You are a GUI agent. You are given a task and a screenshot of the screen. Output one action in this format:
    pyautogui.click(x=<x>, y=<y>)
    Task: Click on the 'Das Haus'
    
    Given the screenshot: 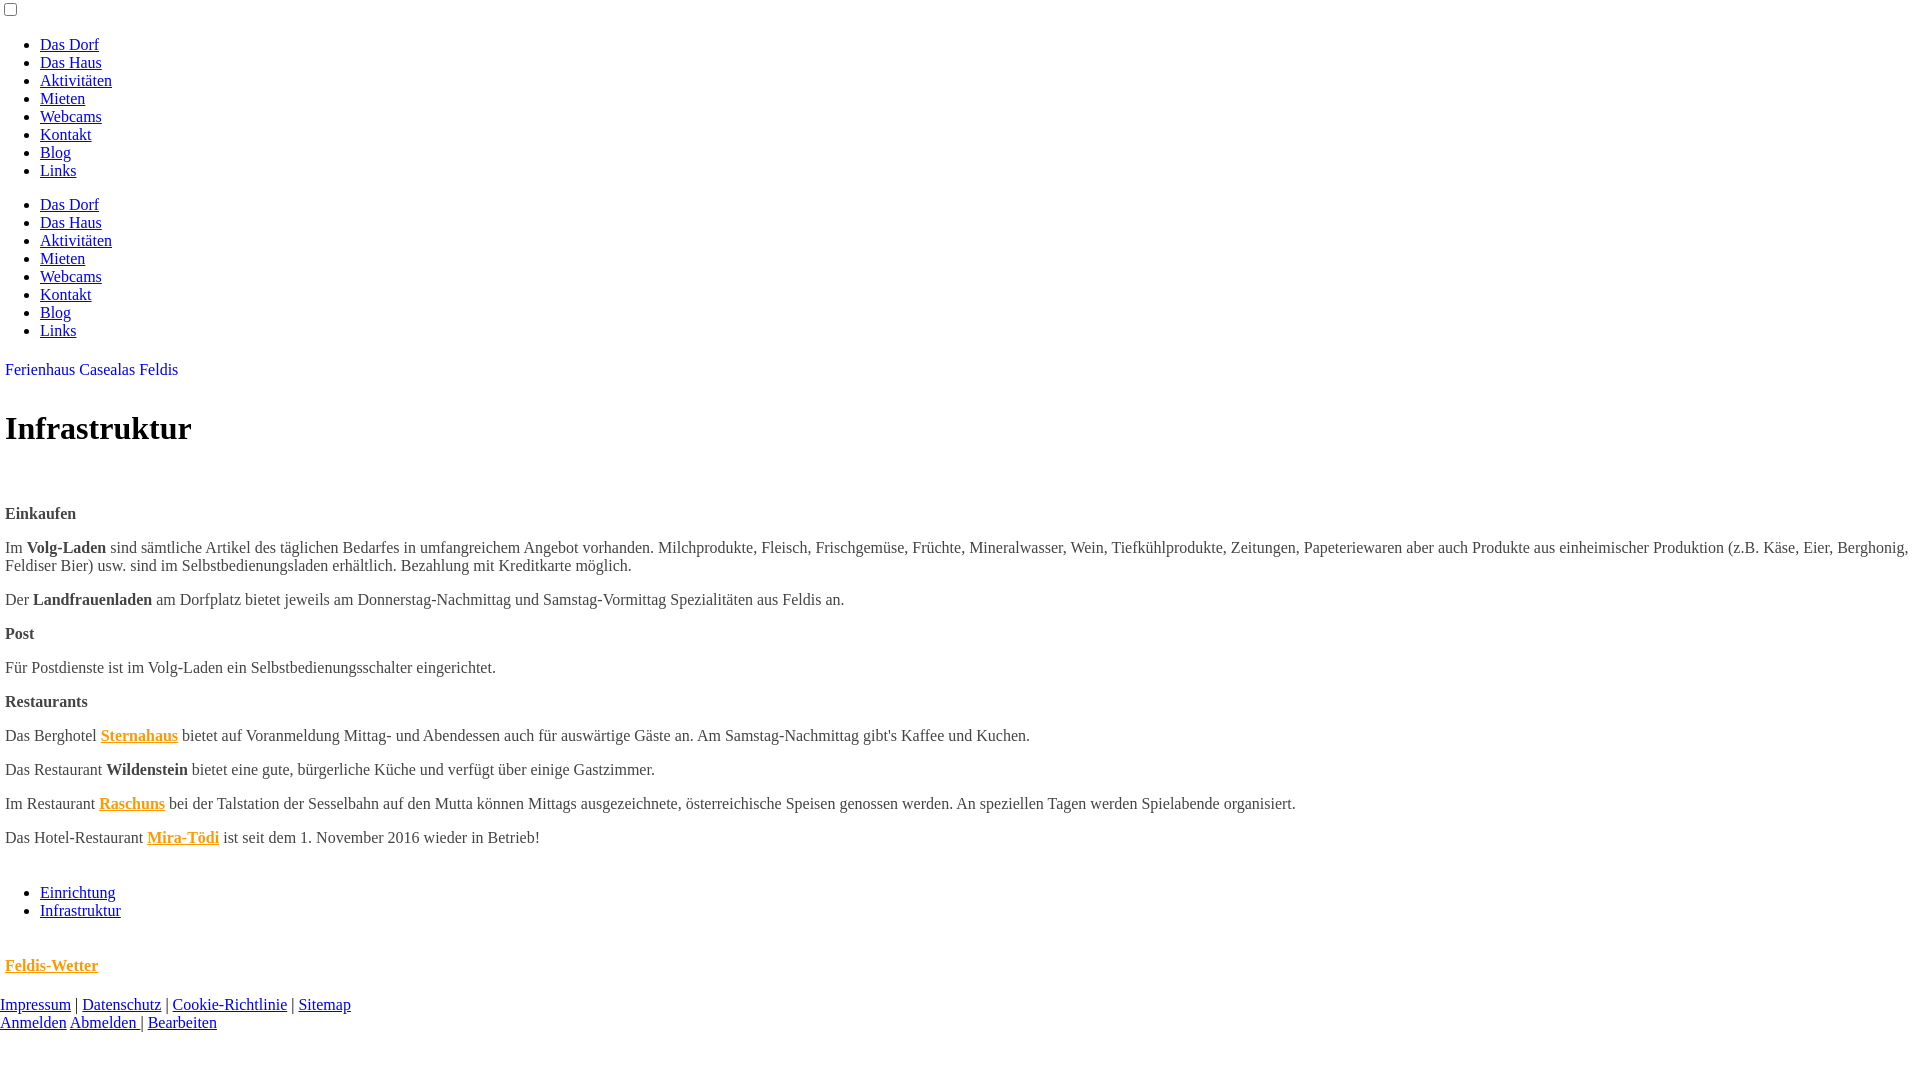 What is the action you would take?
    pyautogui.click(x=71, y=222)
    